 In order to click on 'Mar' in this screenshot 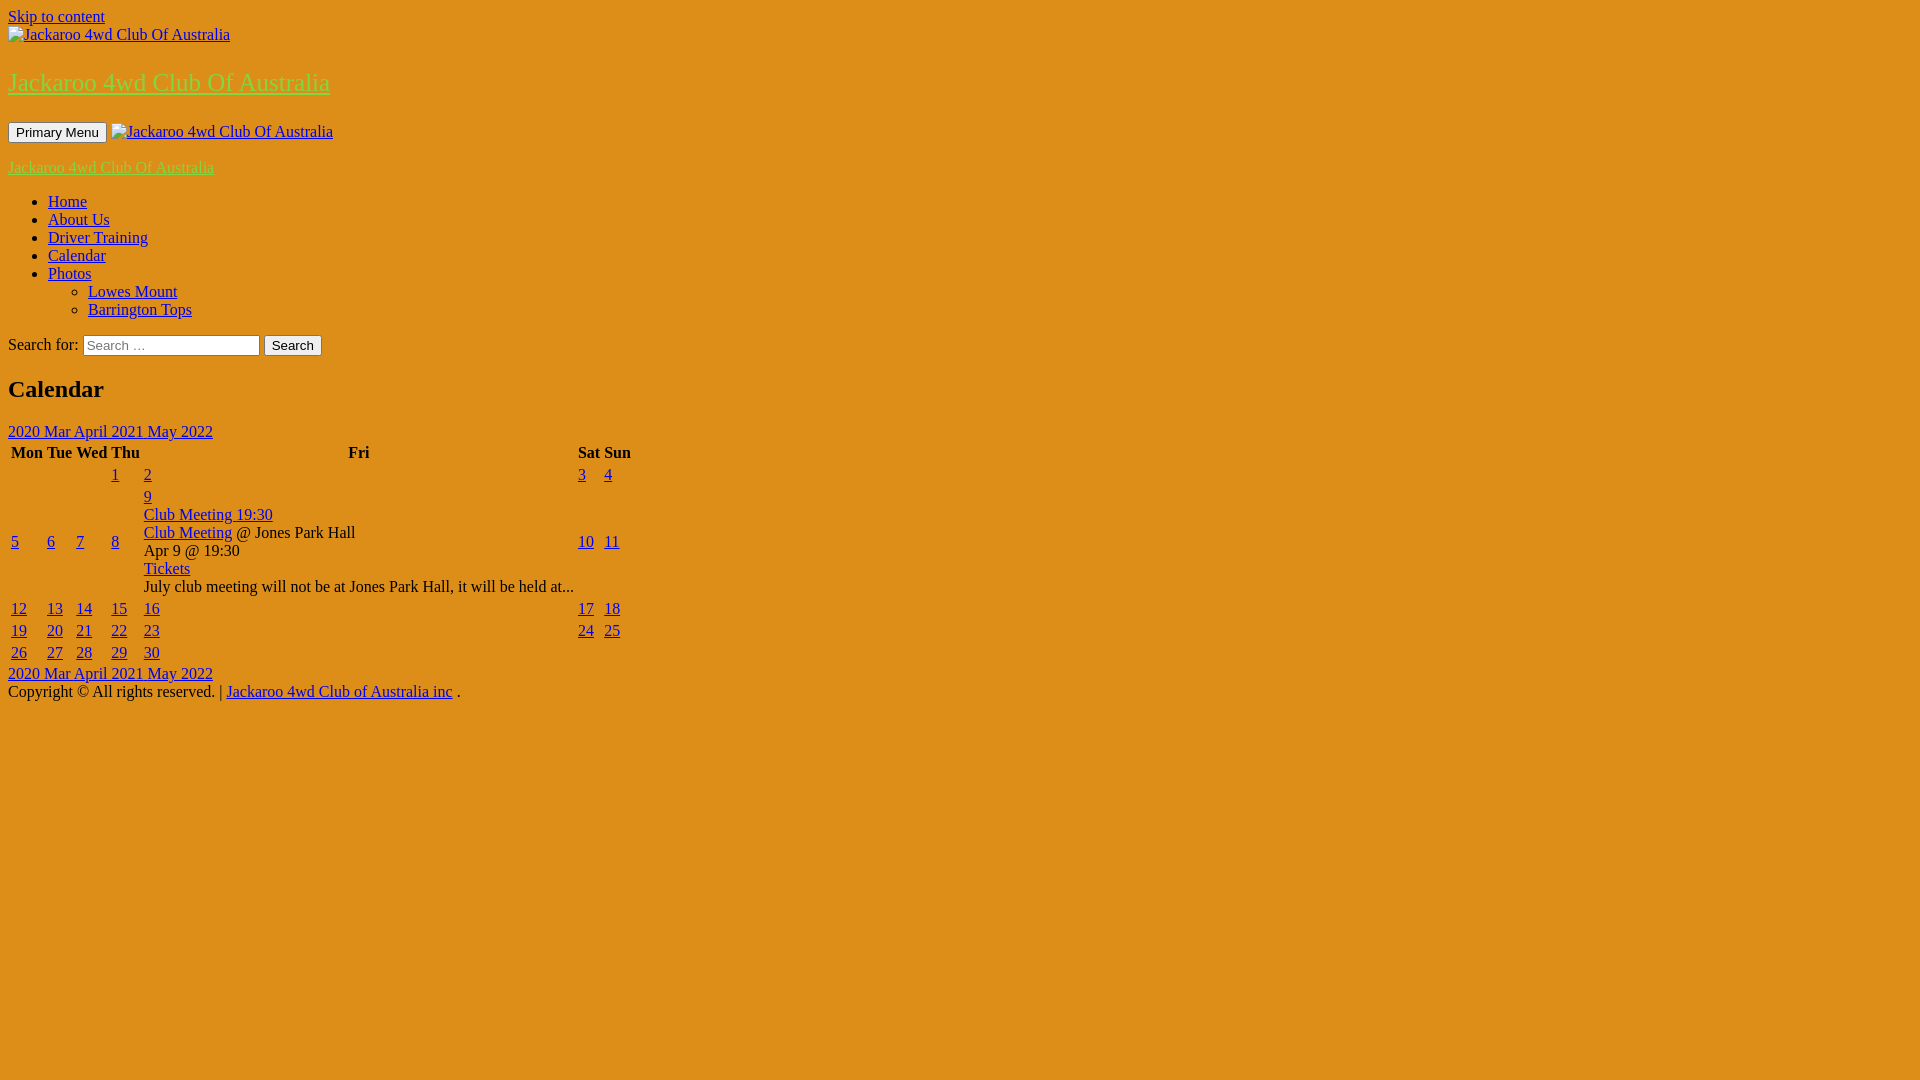, I will do `click(58, 430)`.